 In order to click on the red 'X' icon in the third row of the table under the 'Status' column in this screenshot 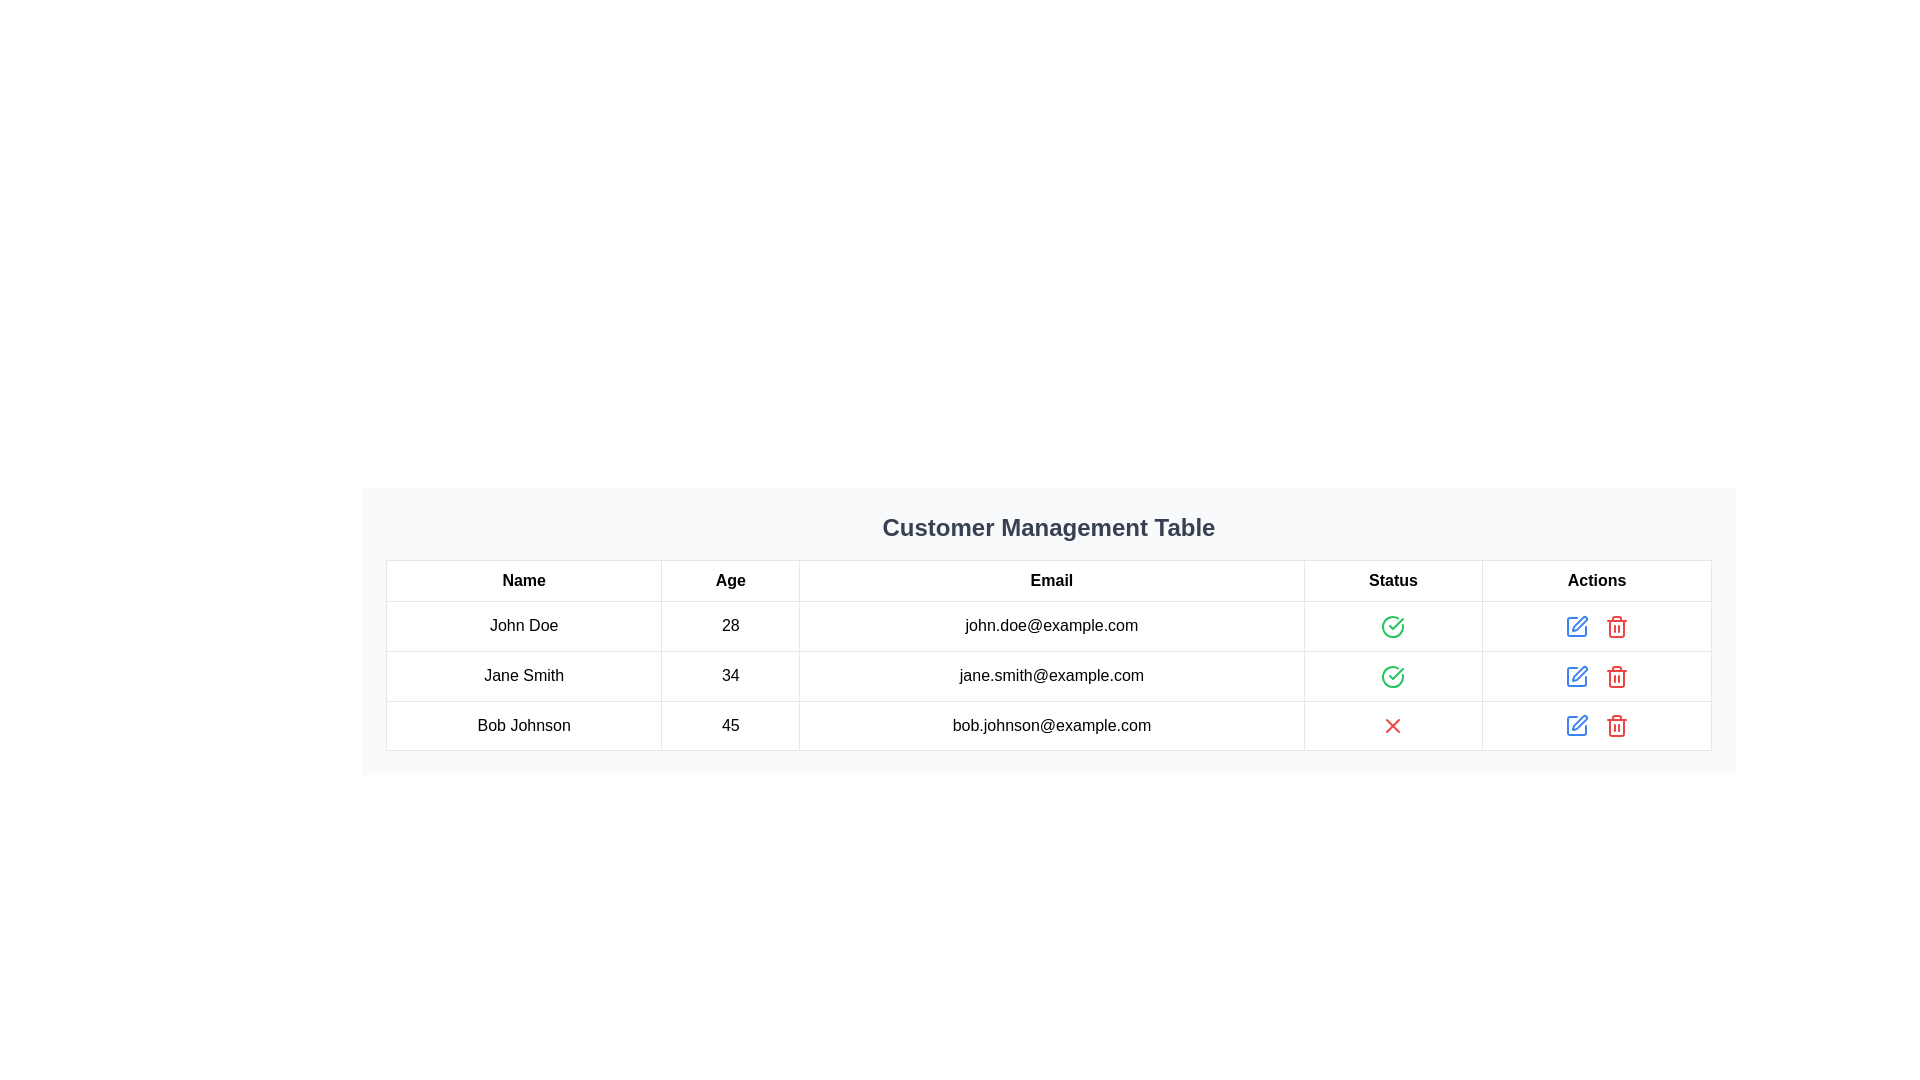, I will do `click(1392, 726)`.